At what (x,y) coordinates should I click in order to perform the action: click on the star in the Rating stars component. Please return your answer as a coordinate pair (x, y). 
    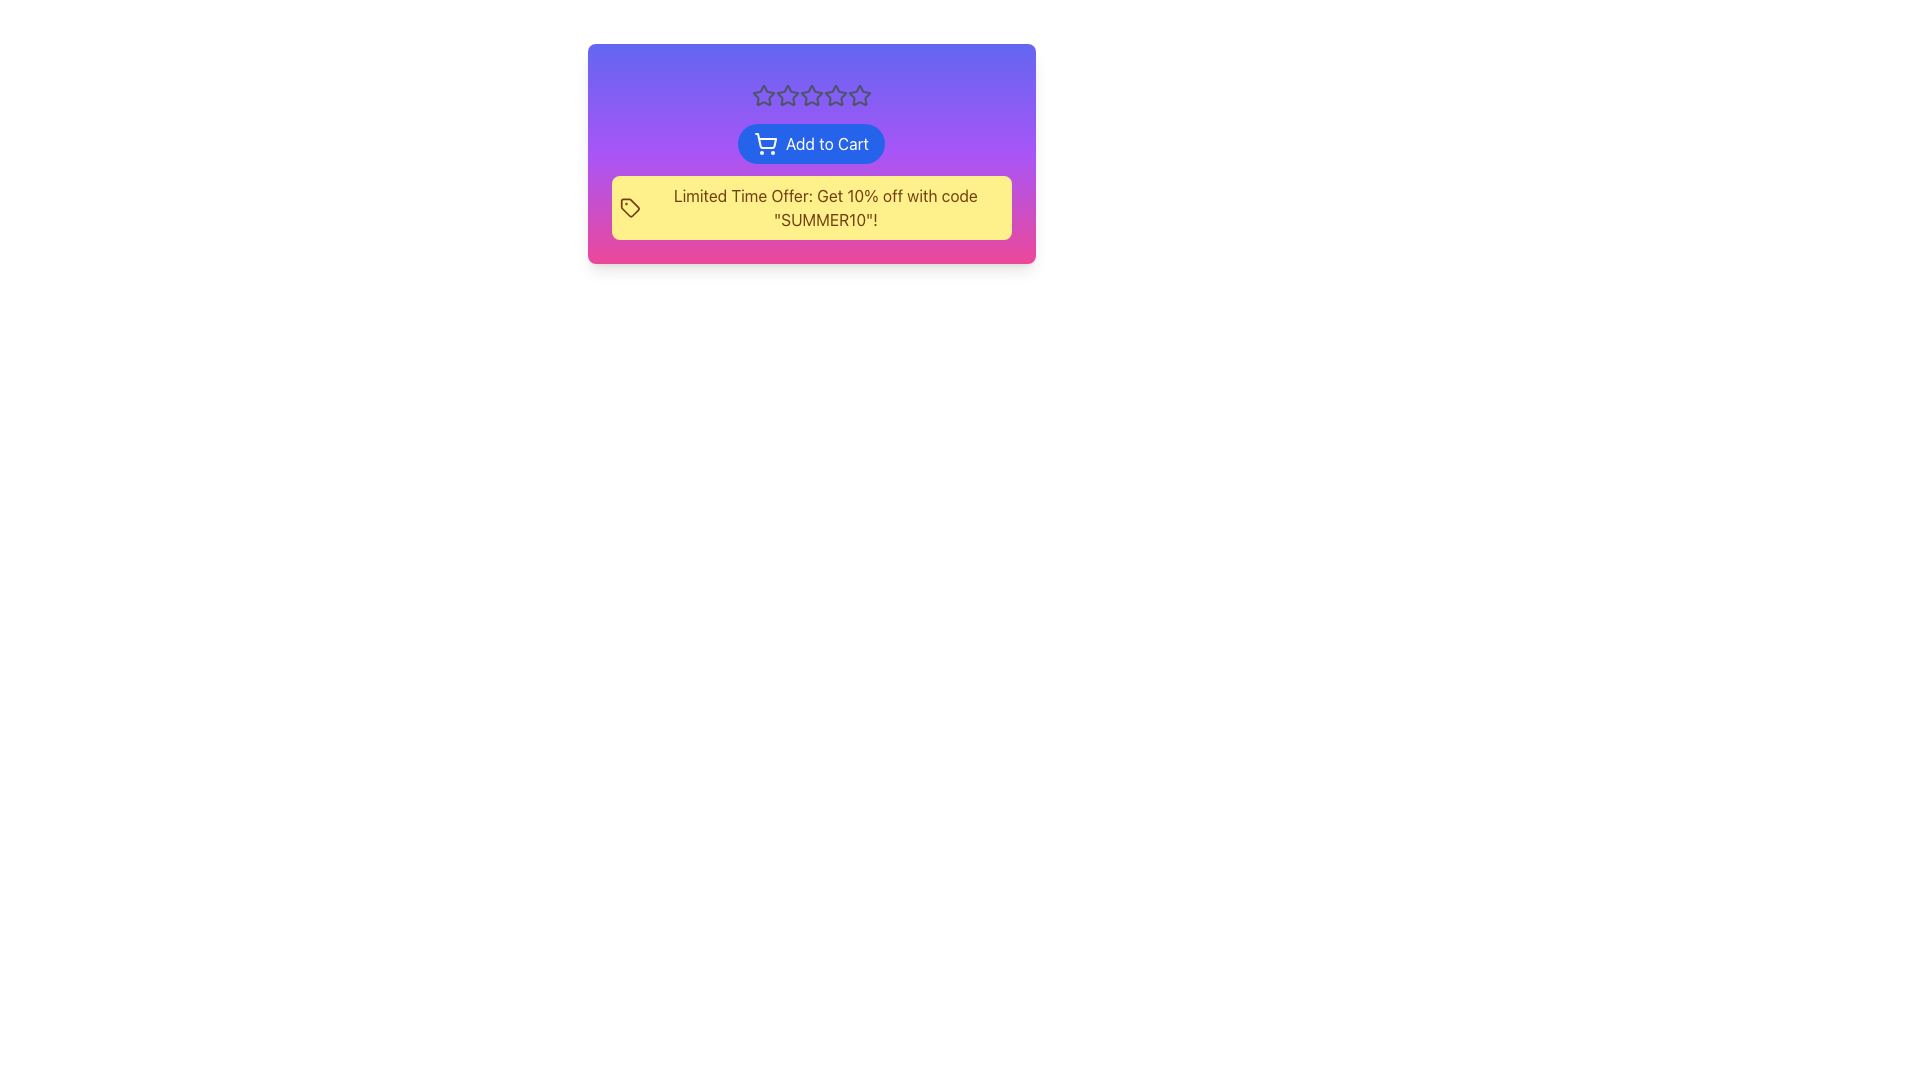
    Looking at the image, I should click on (811, 96).